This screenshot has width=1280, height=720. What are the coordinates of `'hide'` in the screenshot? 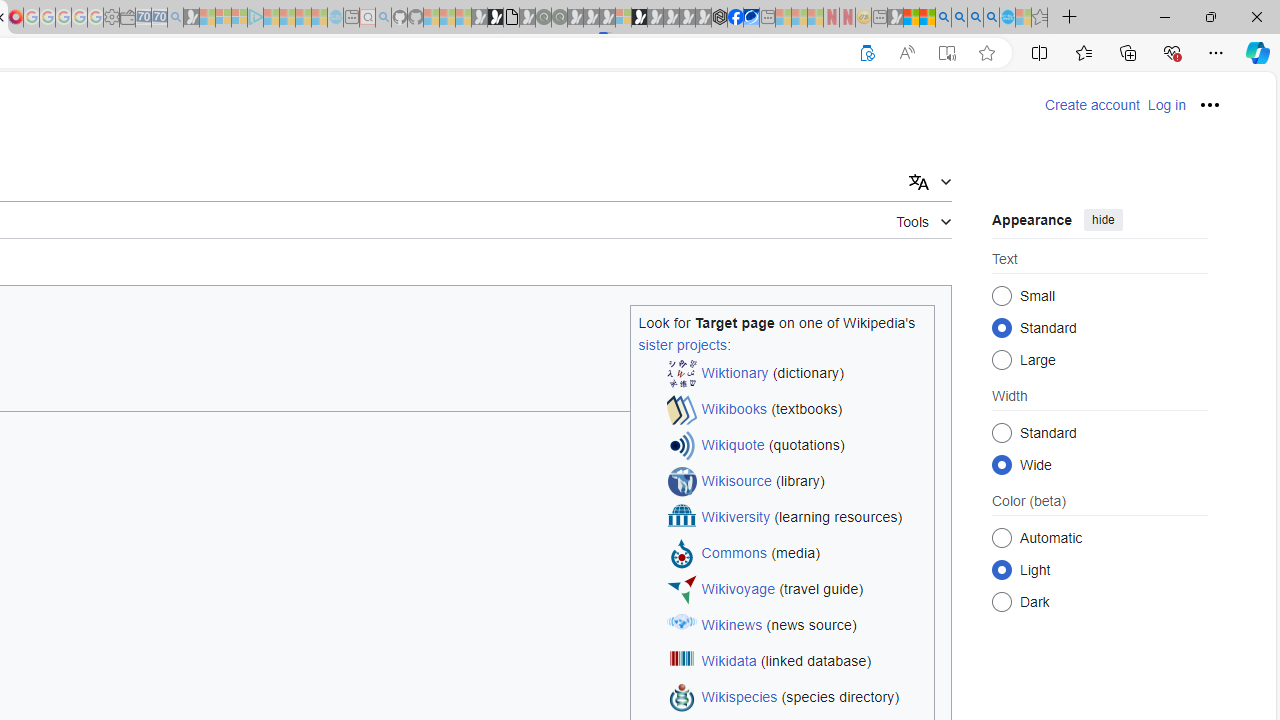 It's located at (1102, 219).